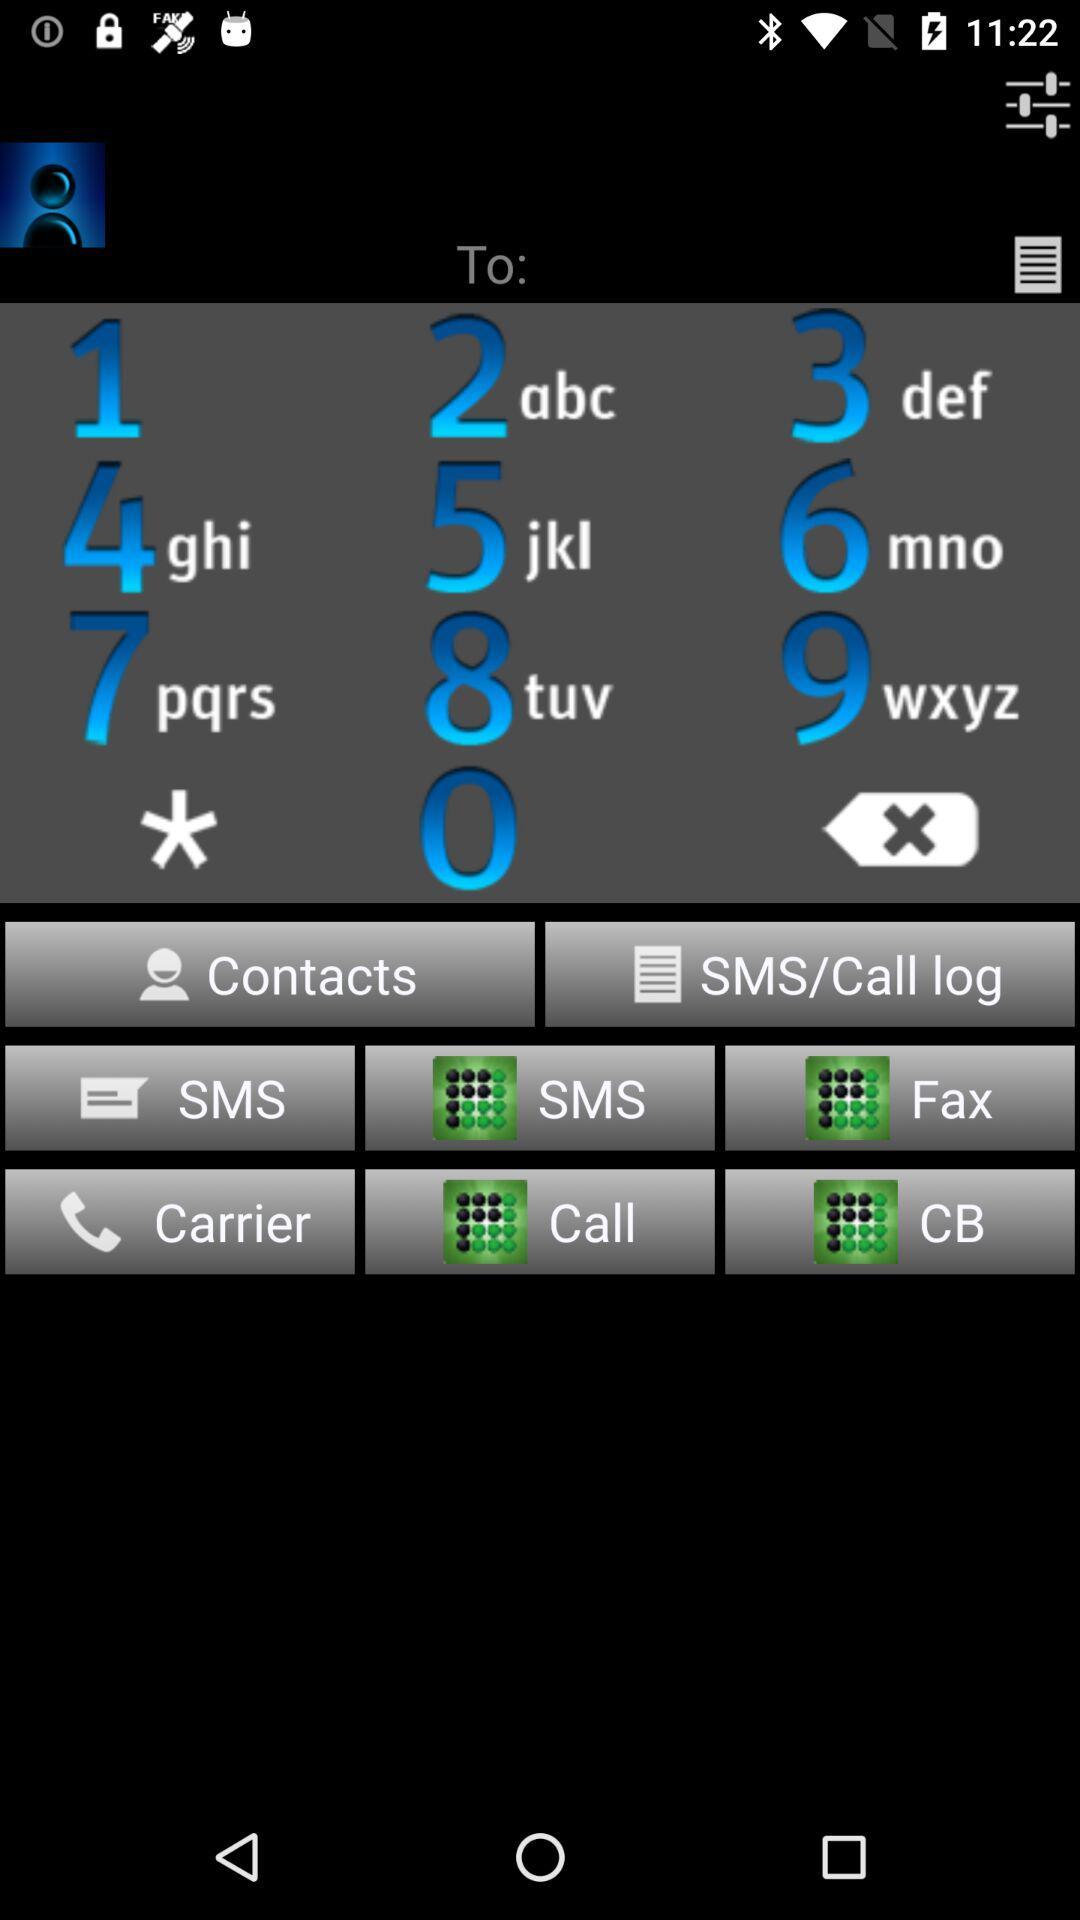 The width and height of the screenshot is (1080, 1920). I want to click on 0, so click(540, 827).